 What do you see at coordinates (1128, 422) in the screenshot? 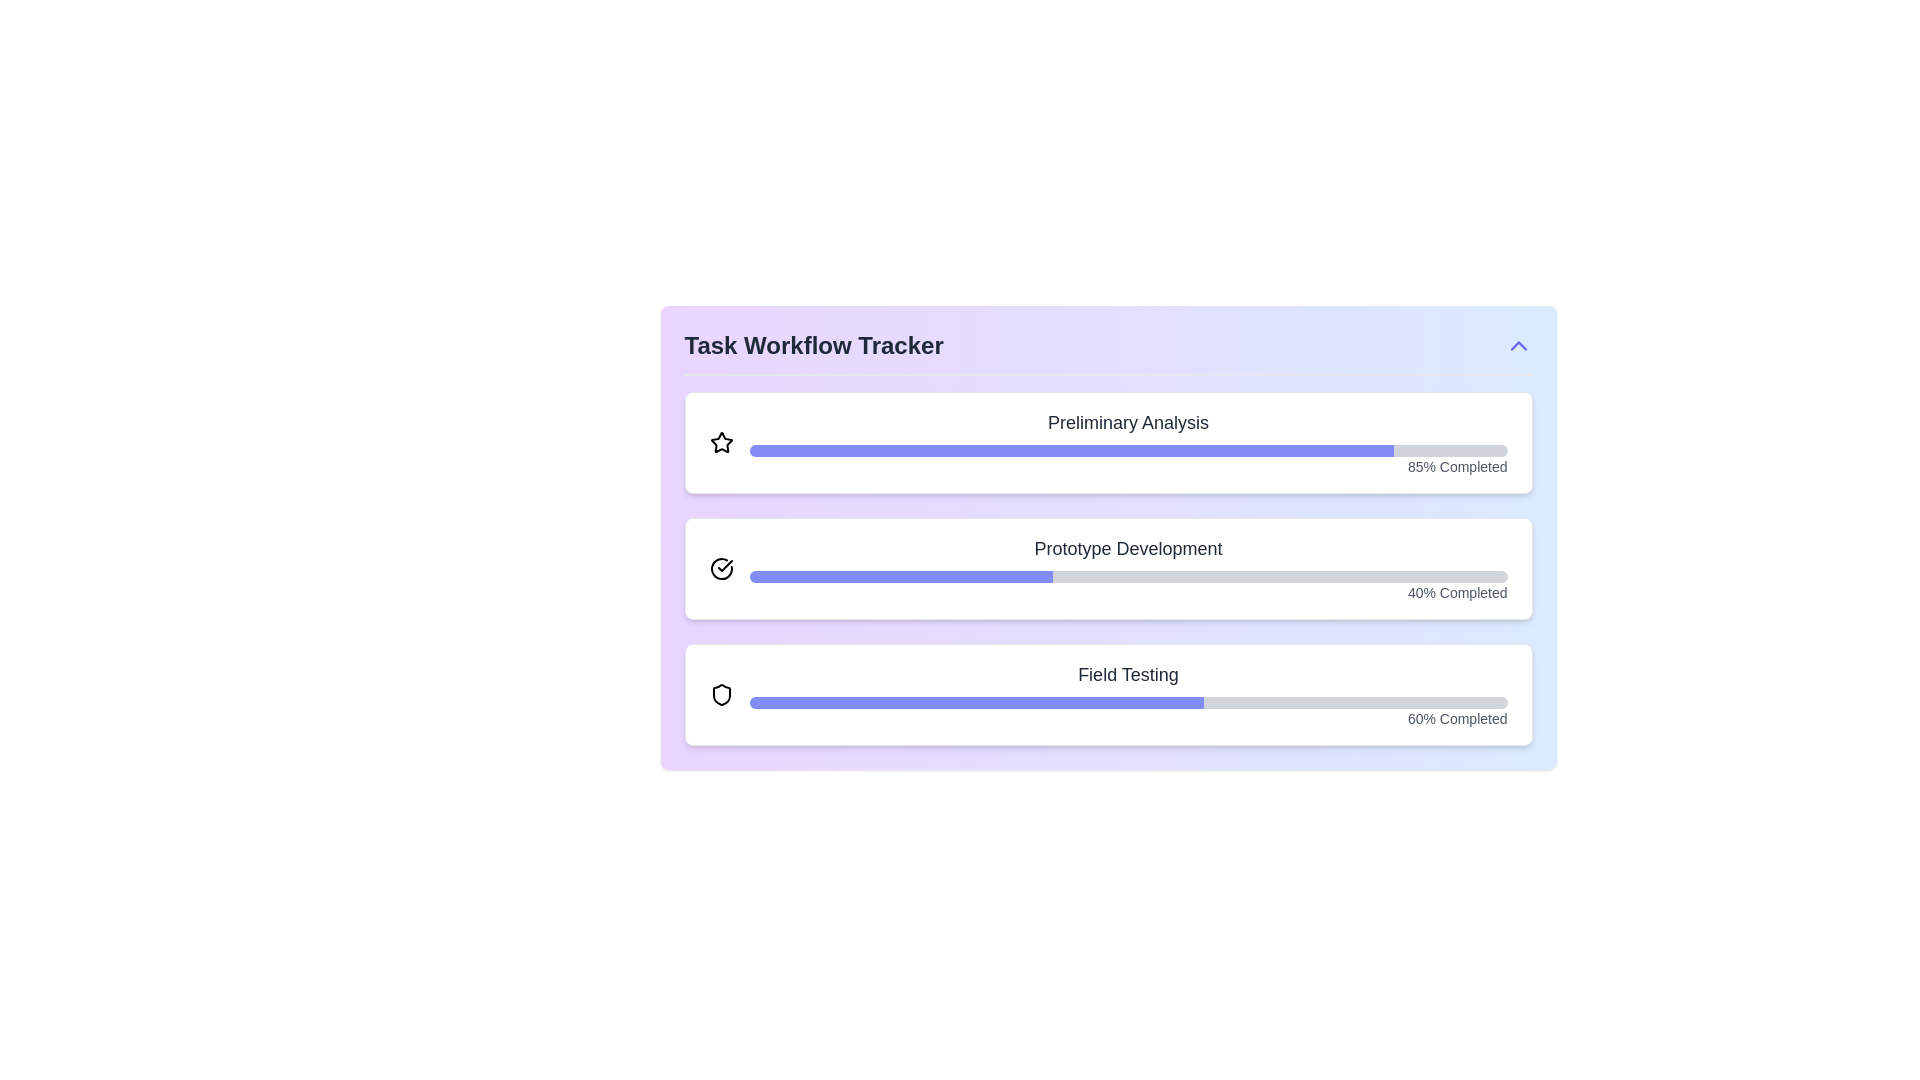
I see `the 'Preliminary Analysis' text label, which is prominently displayed in a large, bold font within the task workflow tracker interface` at bounding box center [1128, 422].